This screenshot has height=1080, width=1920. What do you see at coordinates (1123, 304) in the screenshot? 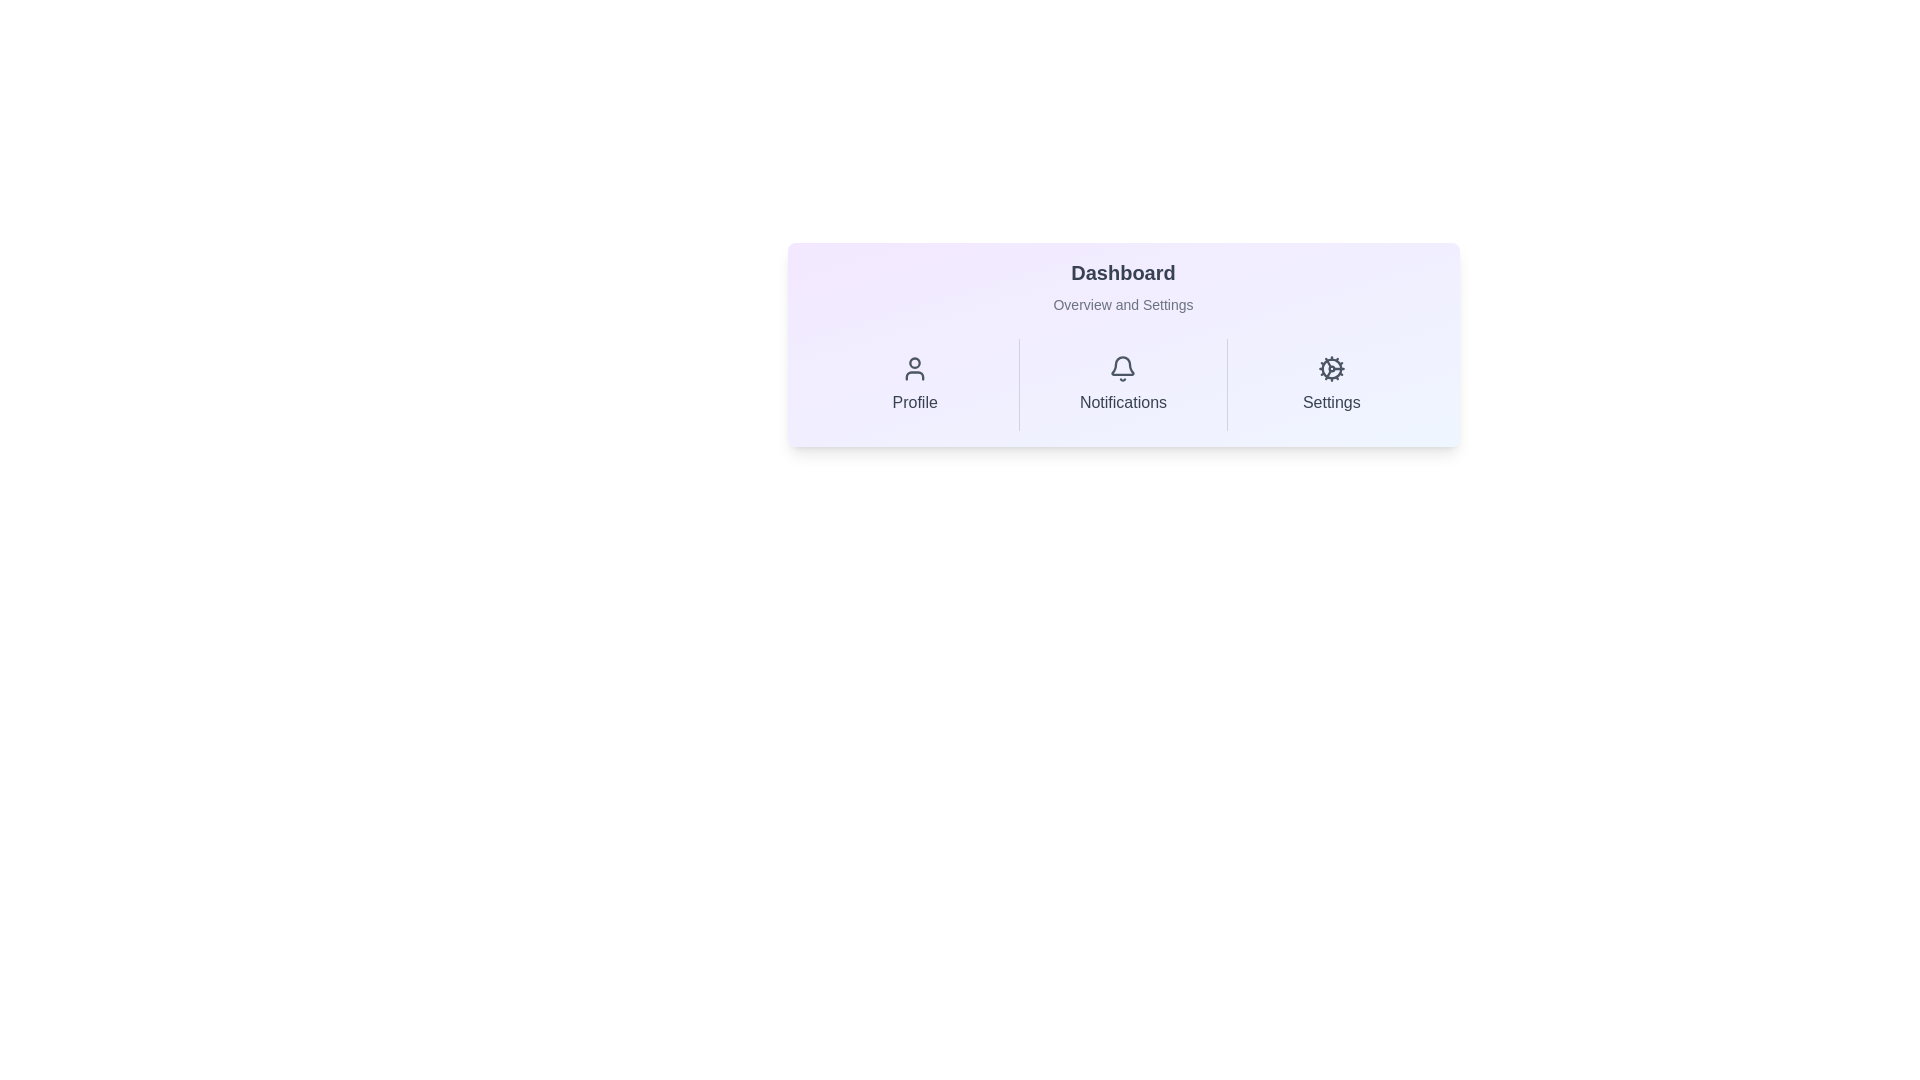
I see `the text element displaying 'Overview and Settings', which is located below the 'Dashboard' title` at bounding box center [1123, 304].